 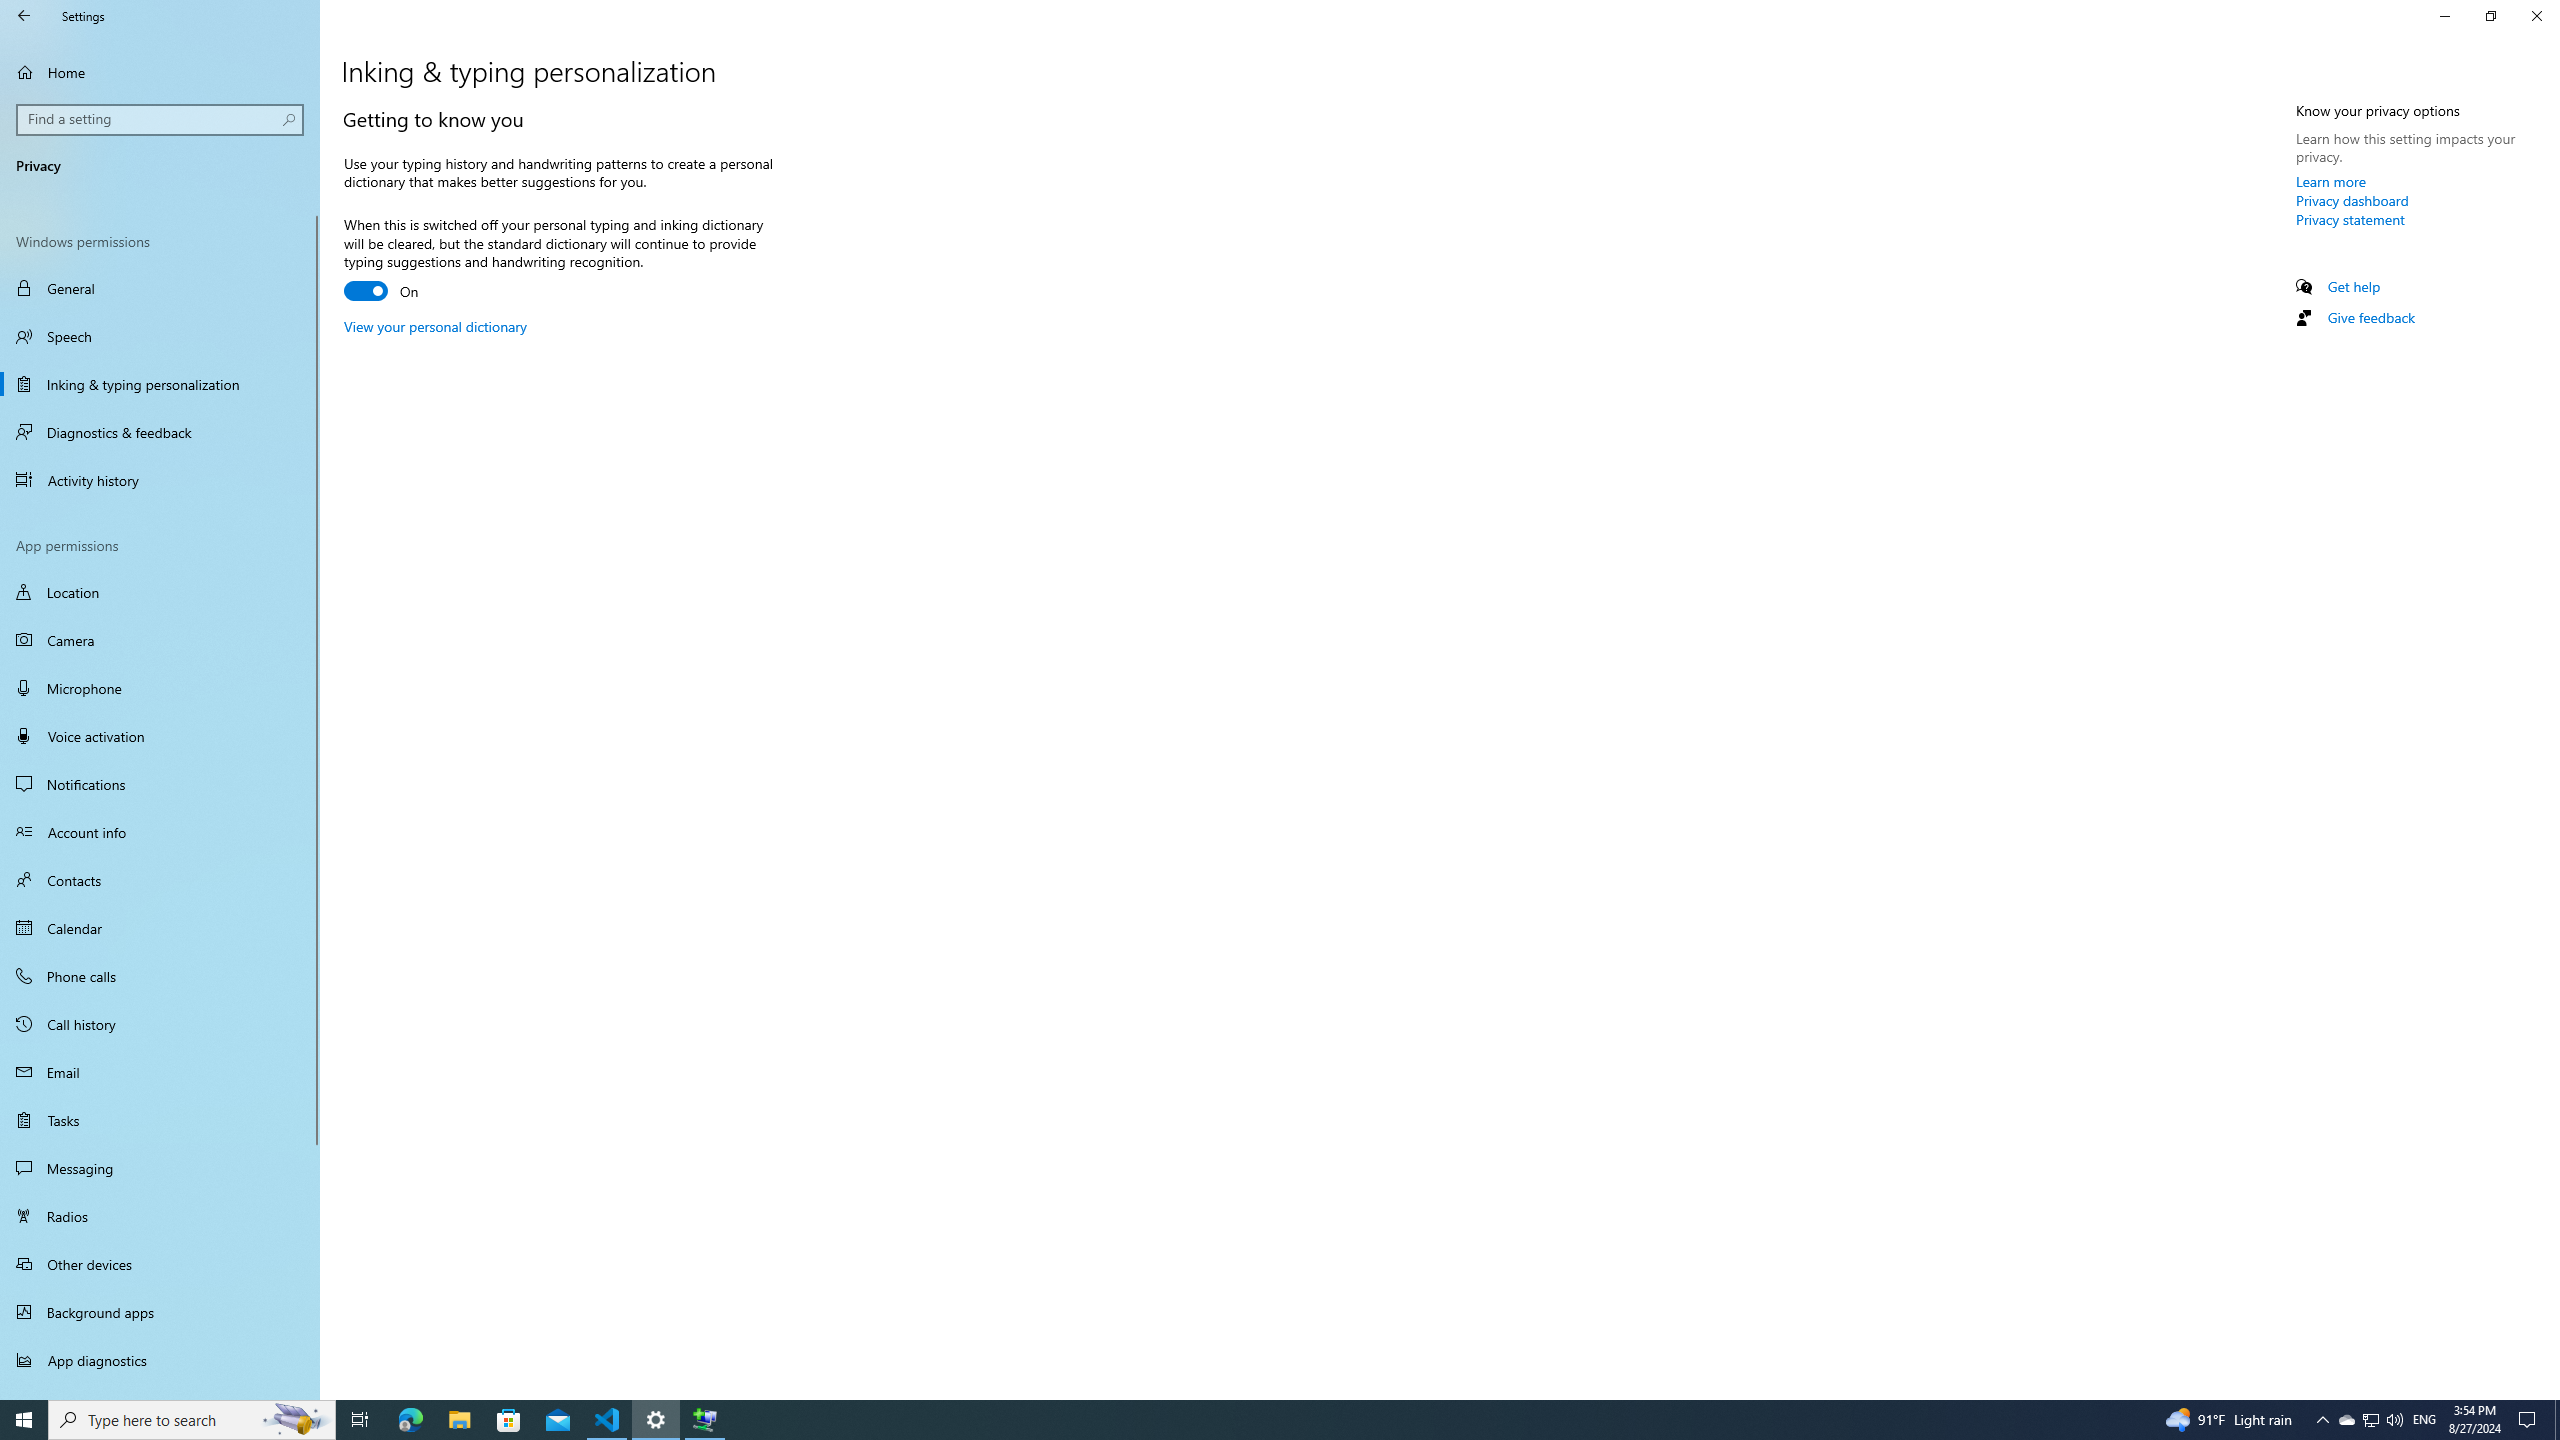 What do you see at coordinates (159, 287) in the screenshot?
I see `'General'` at bounding box center [159, 287].